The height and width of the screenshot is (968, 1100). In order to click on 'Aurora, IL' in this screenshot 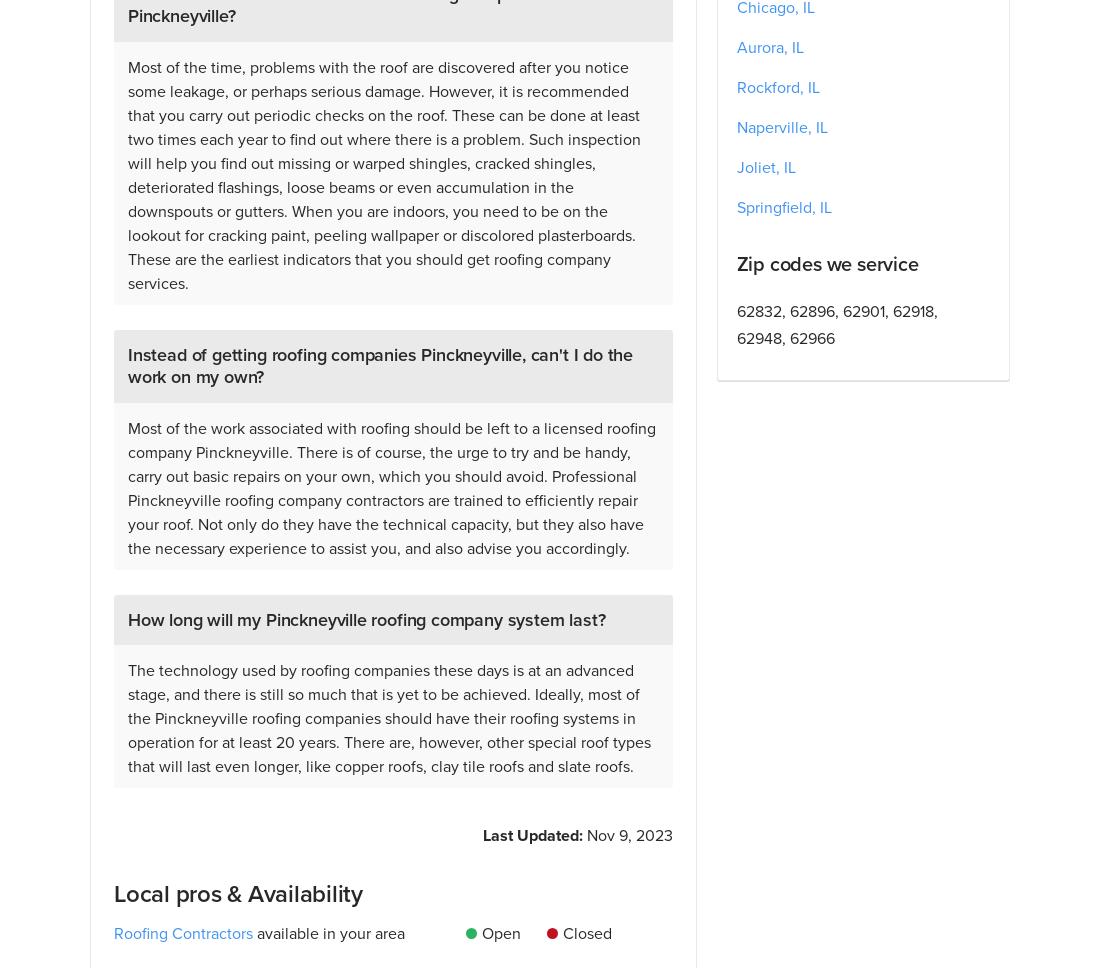, I will do `click(769, 47)`.